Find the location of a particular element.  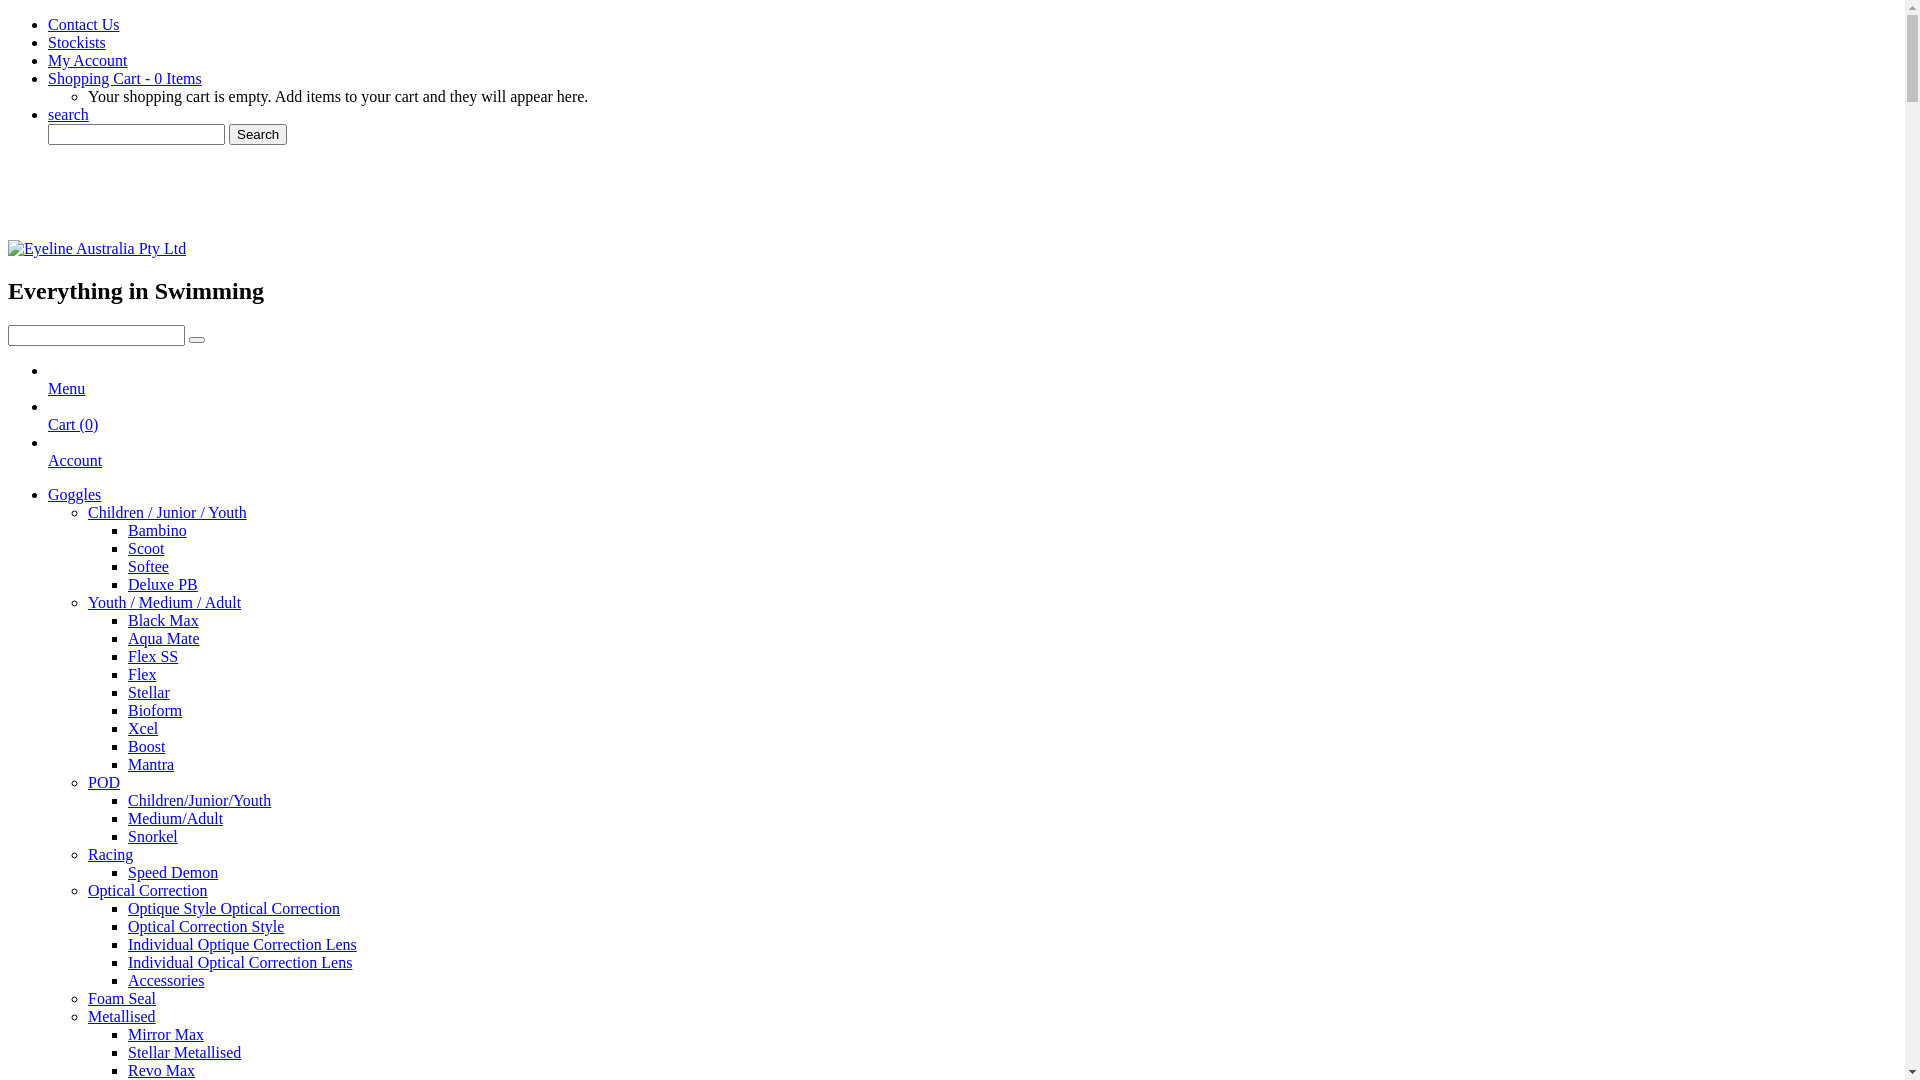

'Racing' is located at coordinates (109, 854).